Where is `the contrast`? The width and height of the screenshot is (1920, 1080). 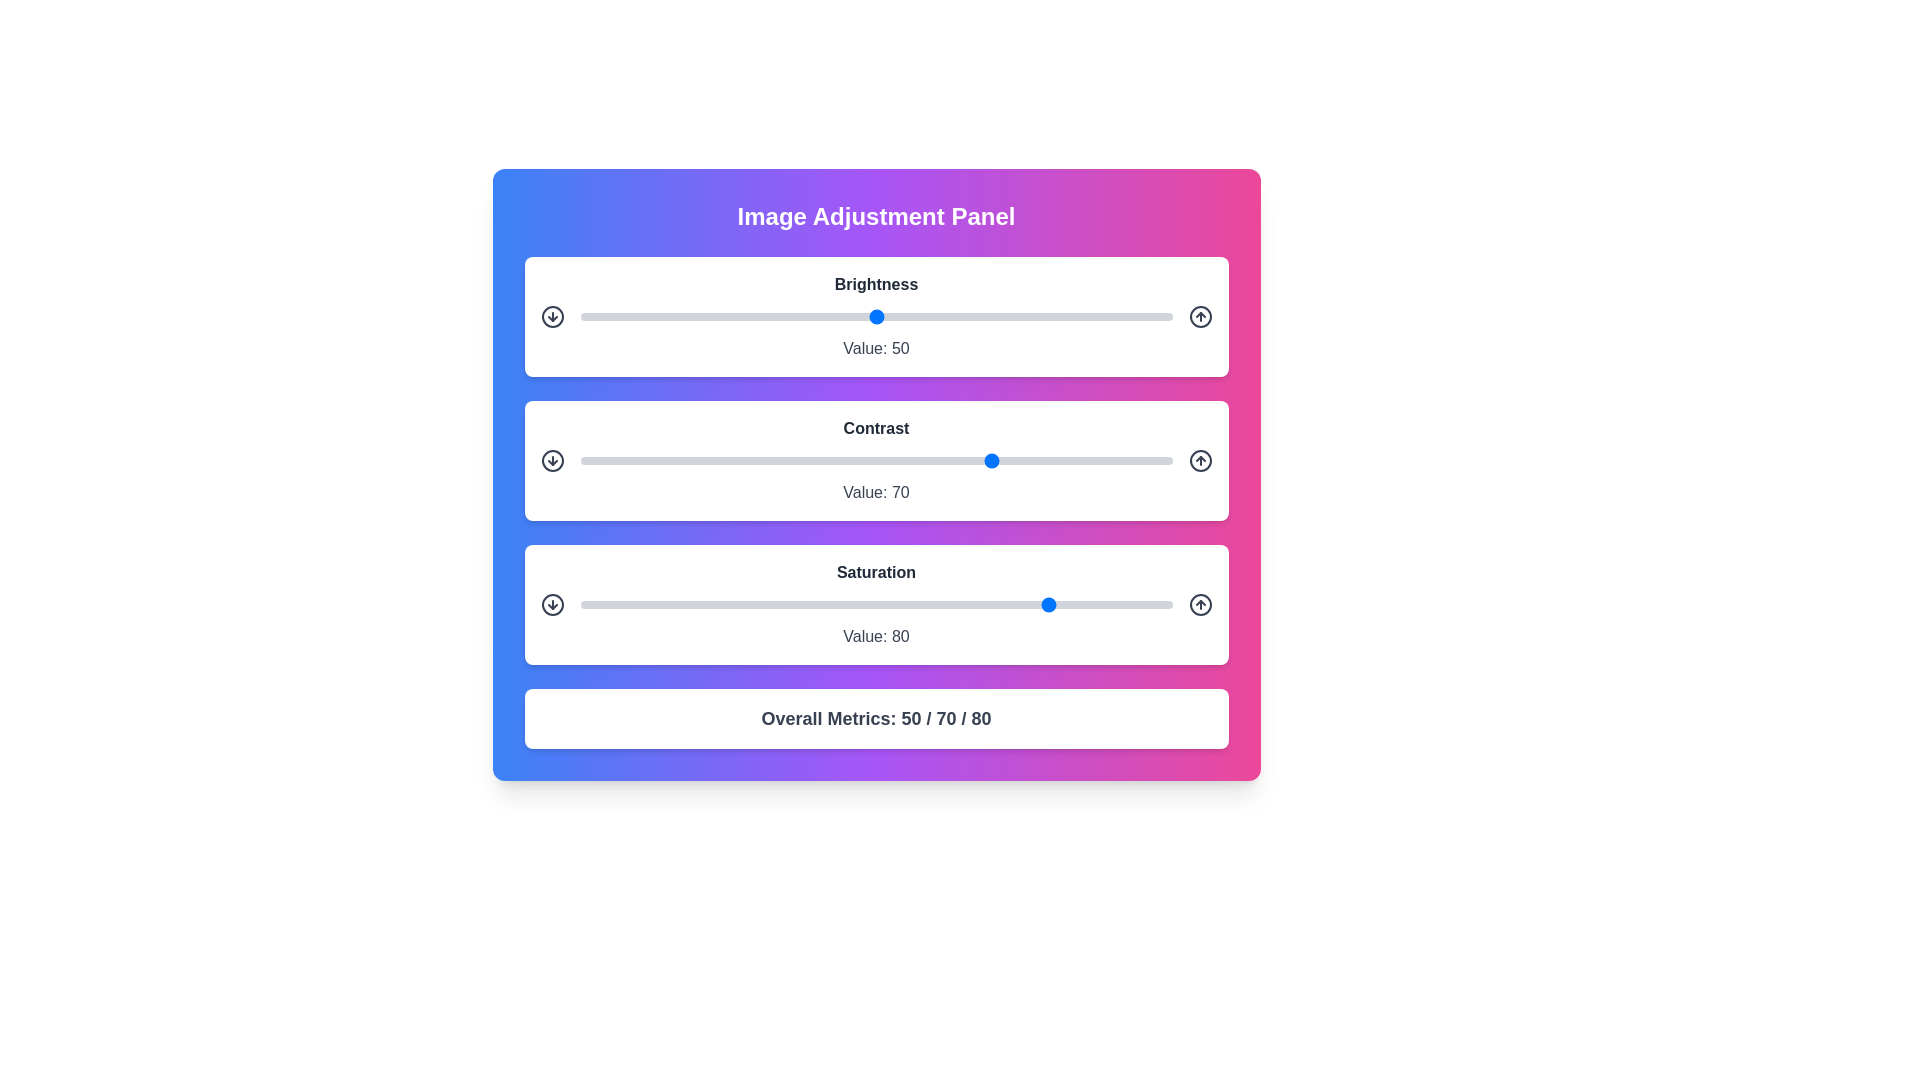 the contrast is located at coordinates (1076, 461).